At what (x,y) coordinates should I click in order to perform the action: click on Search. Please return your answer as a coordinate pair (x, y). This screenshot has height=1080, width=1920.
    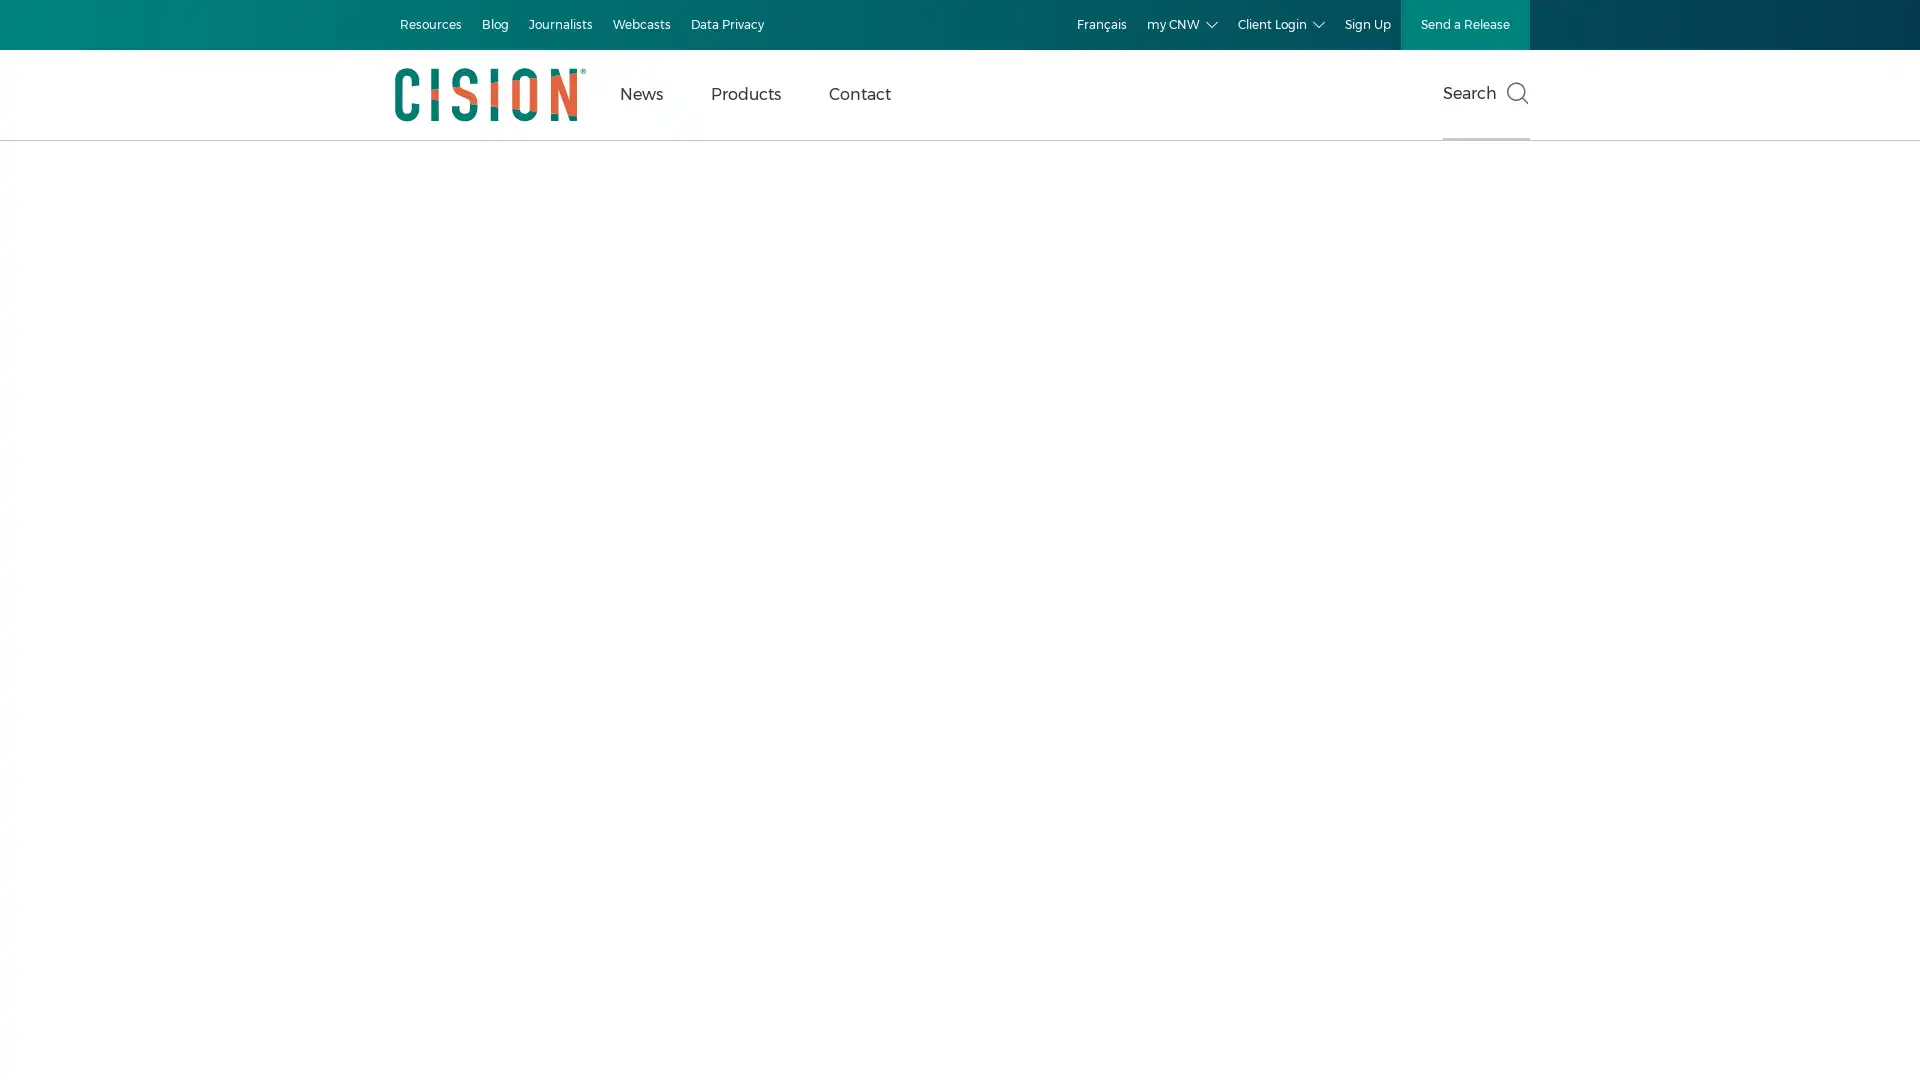
    Looking at the image, I should click on (1486, 95).